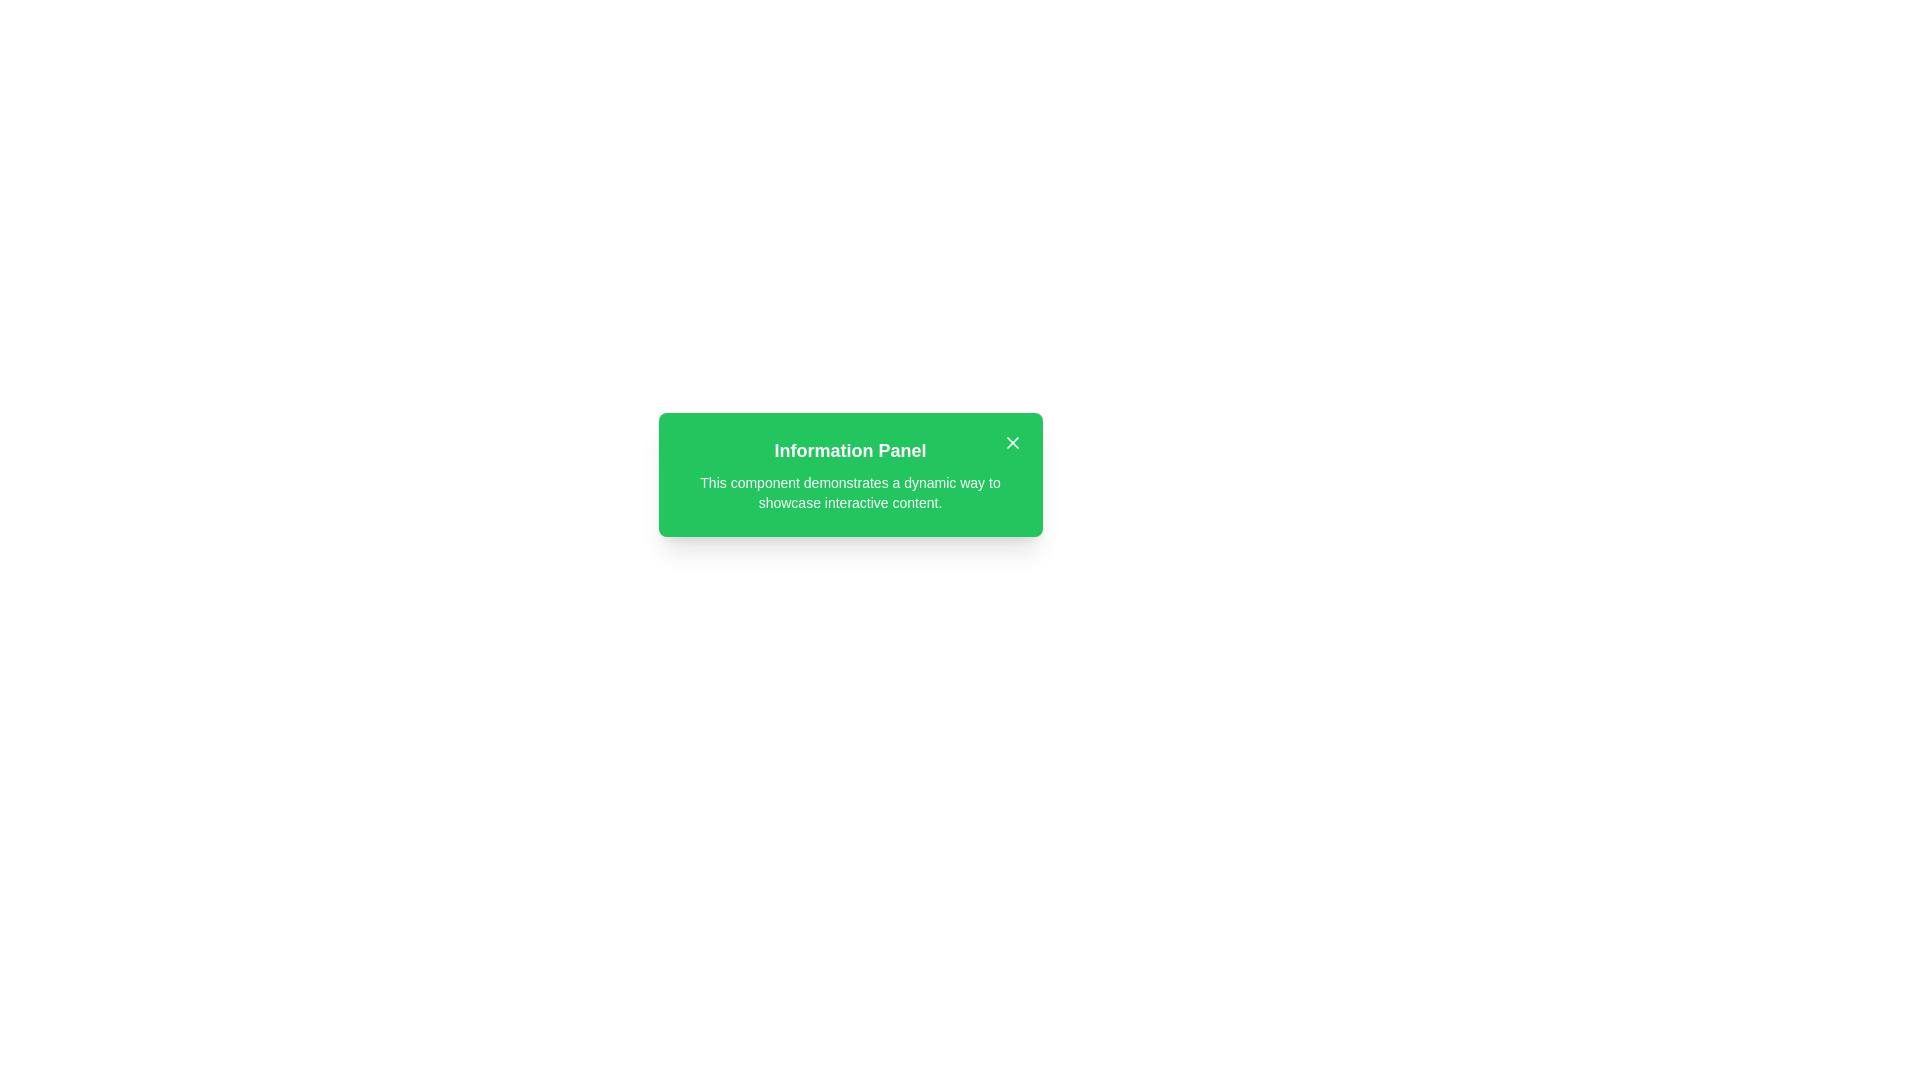 The width and height of the screenshot is (1920, 1080). I want to click on the 'Information Panel' text header, which is displayed in bold, large font, white color on a green background, positioned at the top-center of a rectangular panel, so click(850, 451).